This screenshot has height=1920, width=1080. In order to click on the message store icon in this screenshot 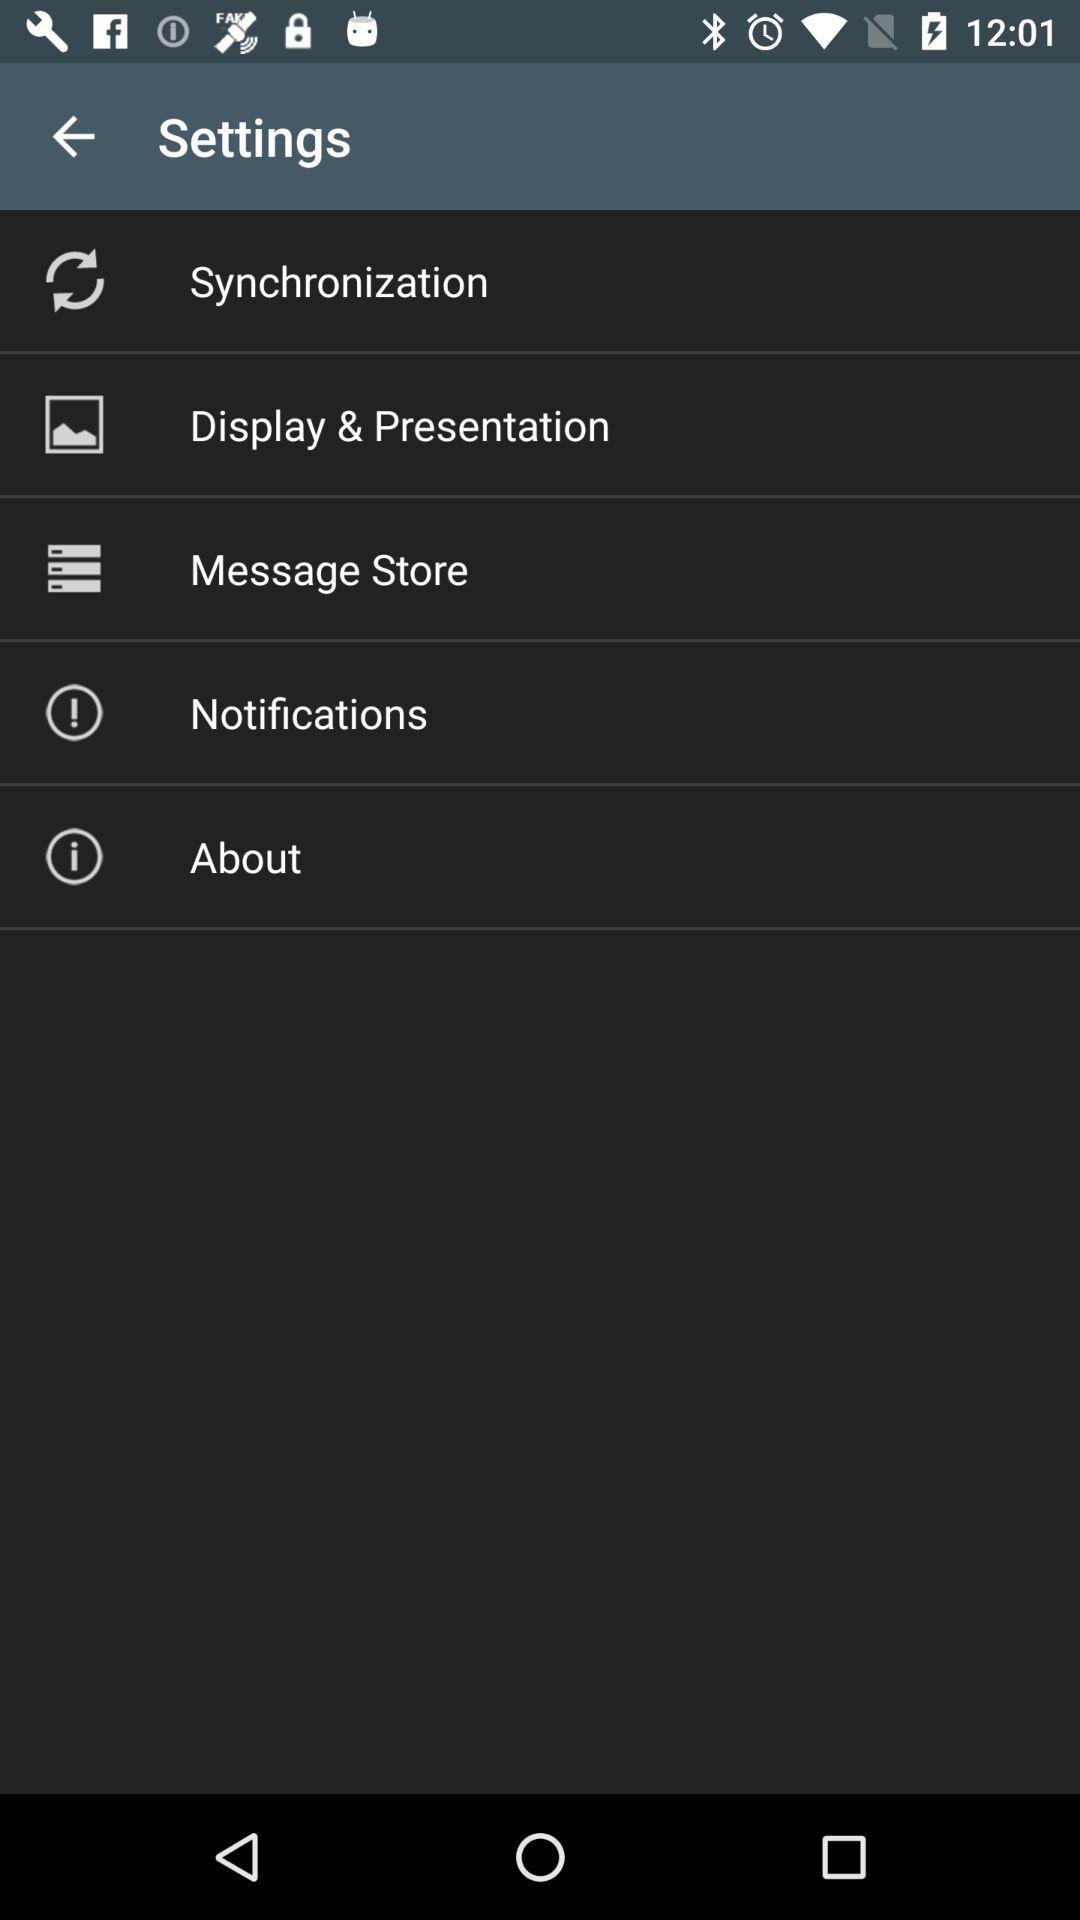, I will do `click(328, 567)`.